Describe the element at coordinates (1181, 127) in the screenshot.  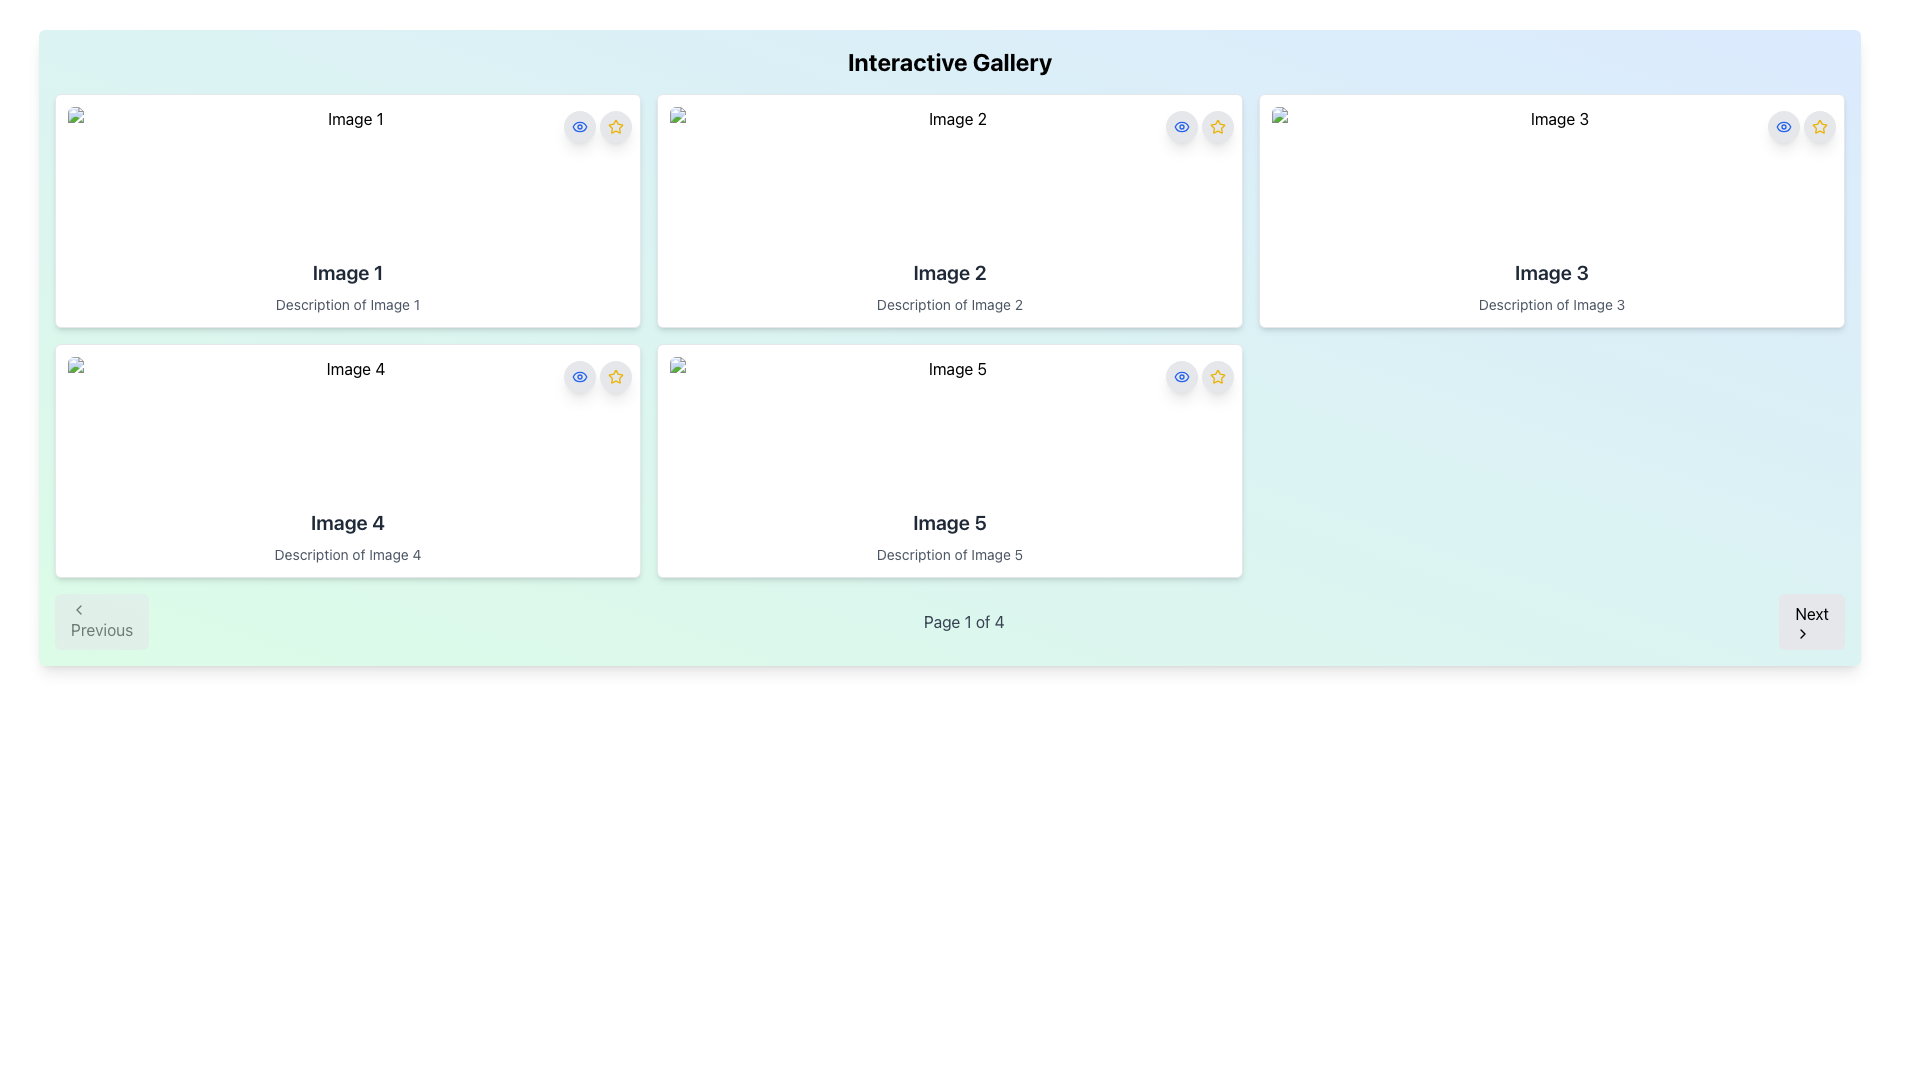
I see `the eye icon inside the rounded button located at the upper-right corner of the box labeled 'Image 2'` at that location.